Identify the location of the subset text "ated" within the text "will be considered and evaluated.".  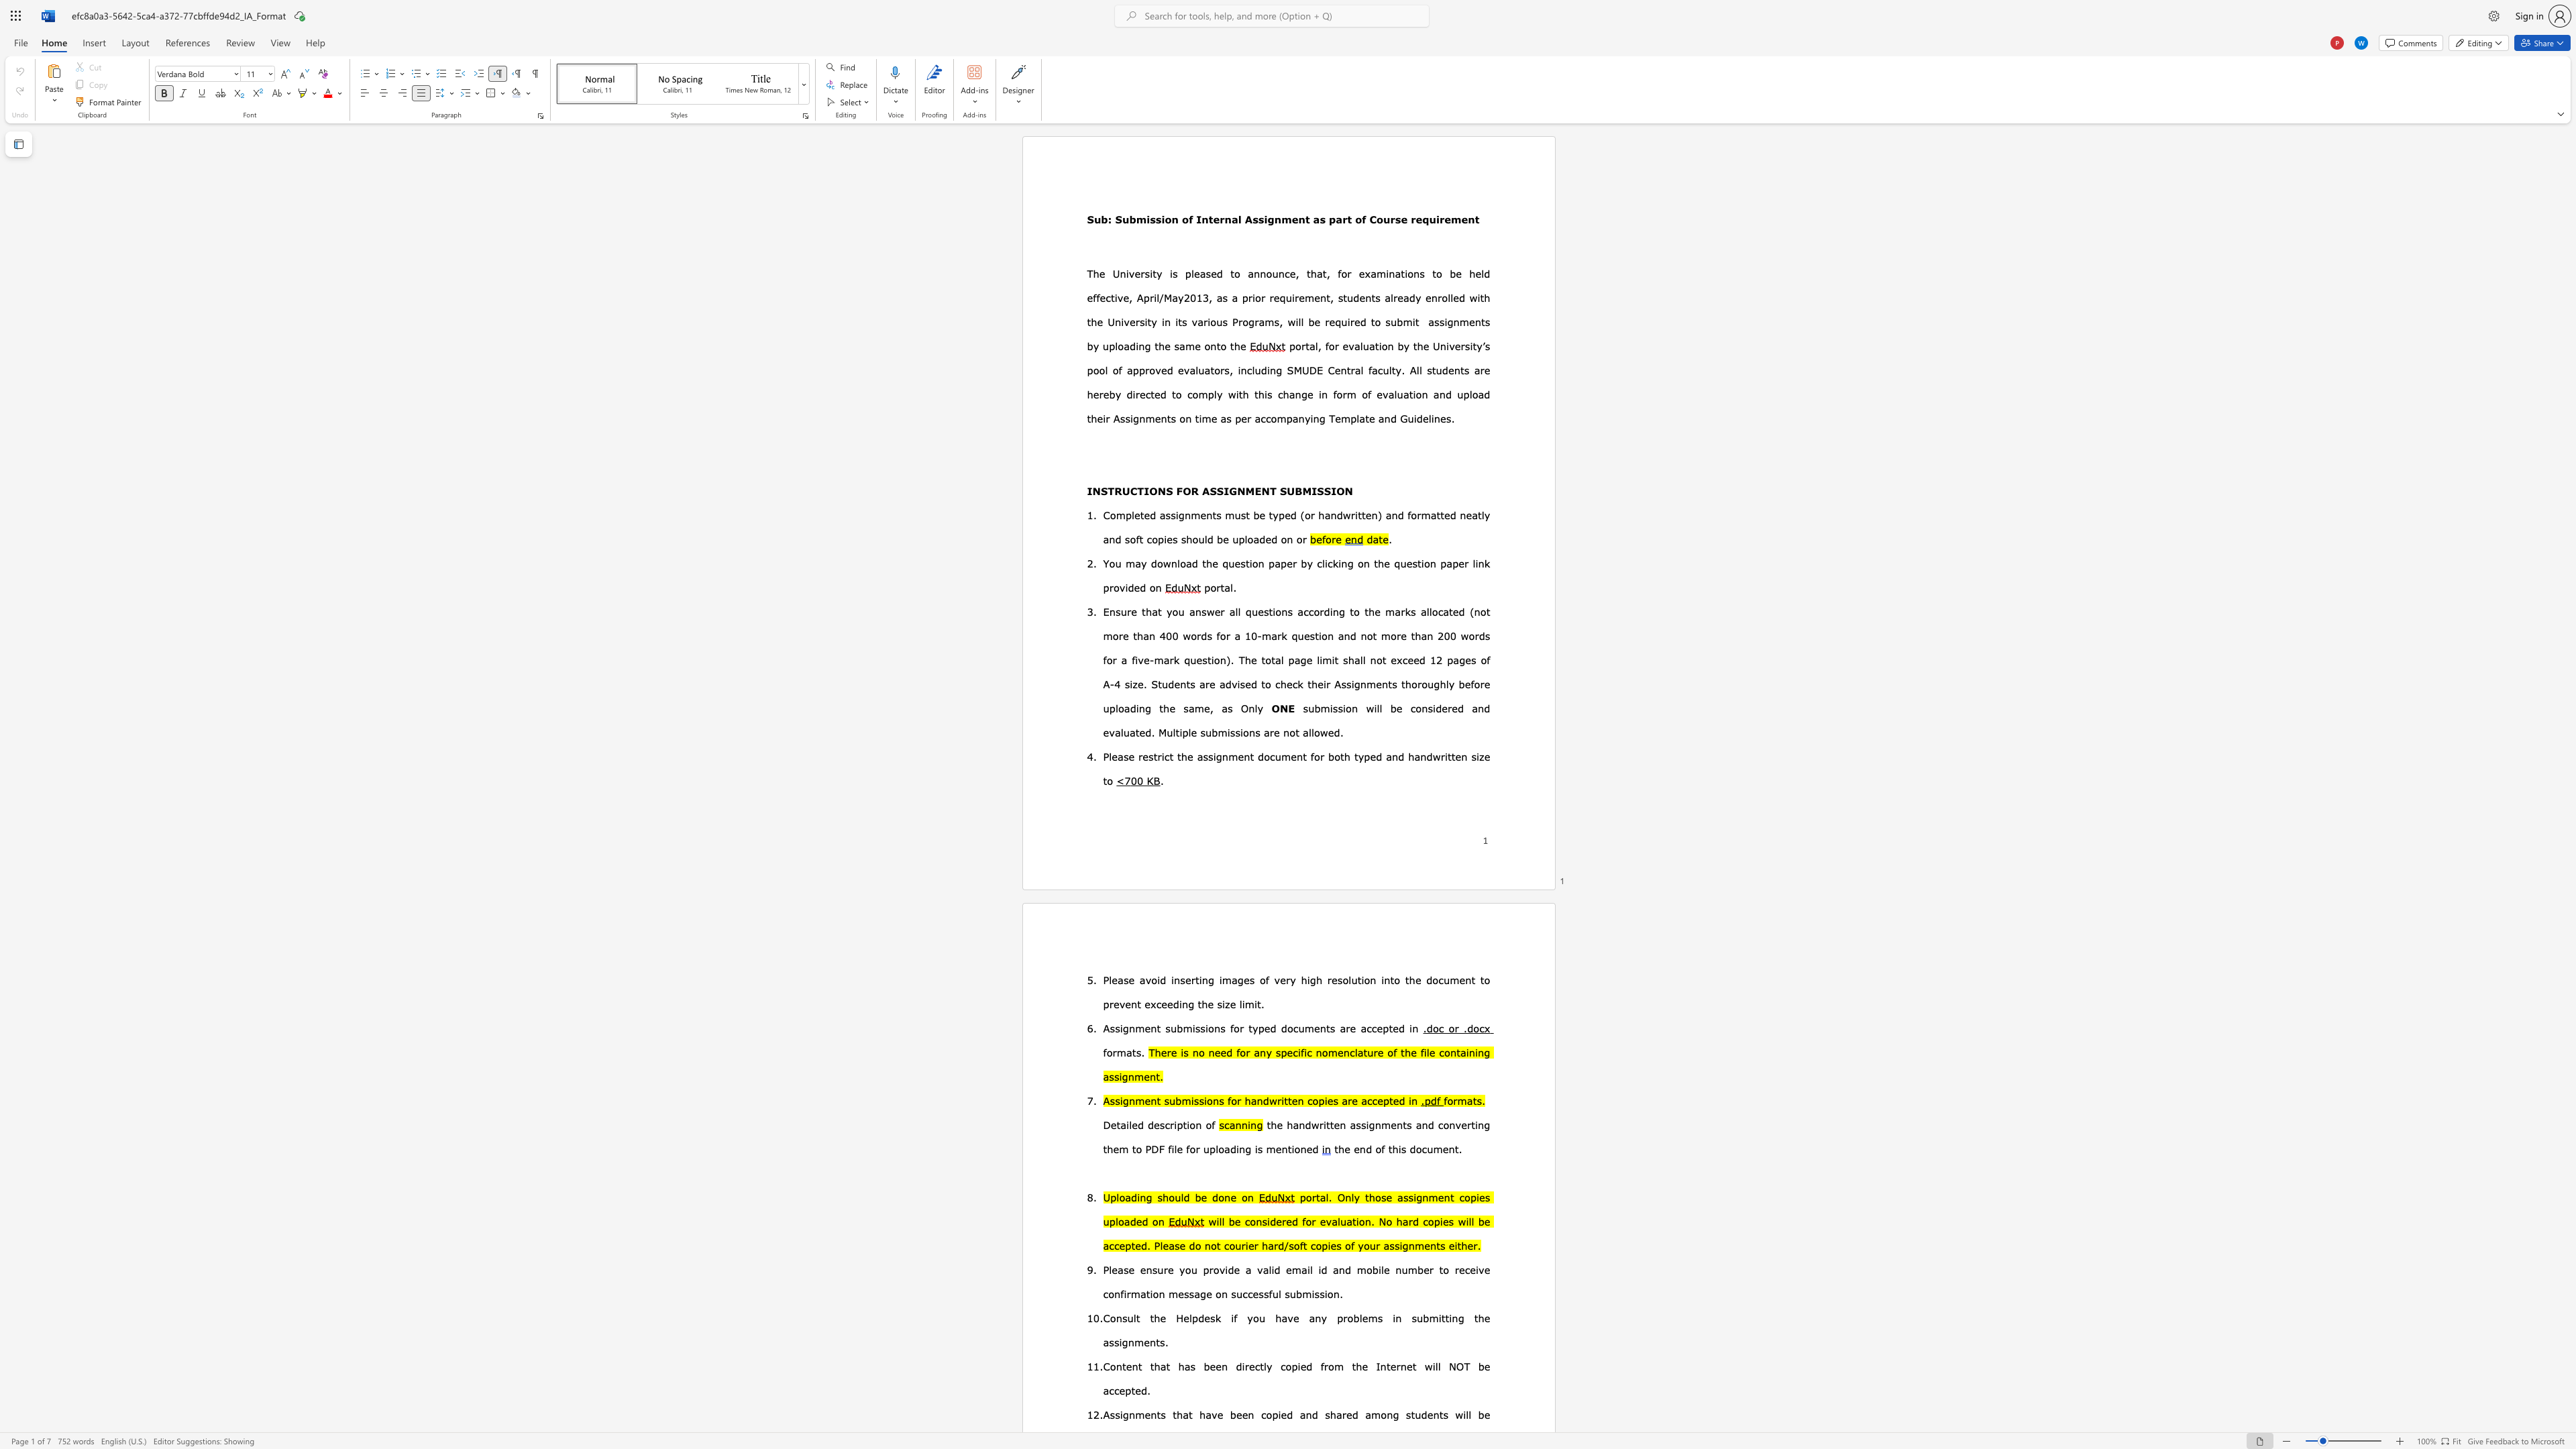
(1128, 731).